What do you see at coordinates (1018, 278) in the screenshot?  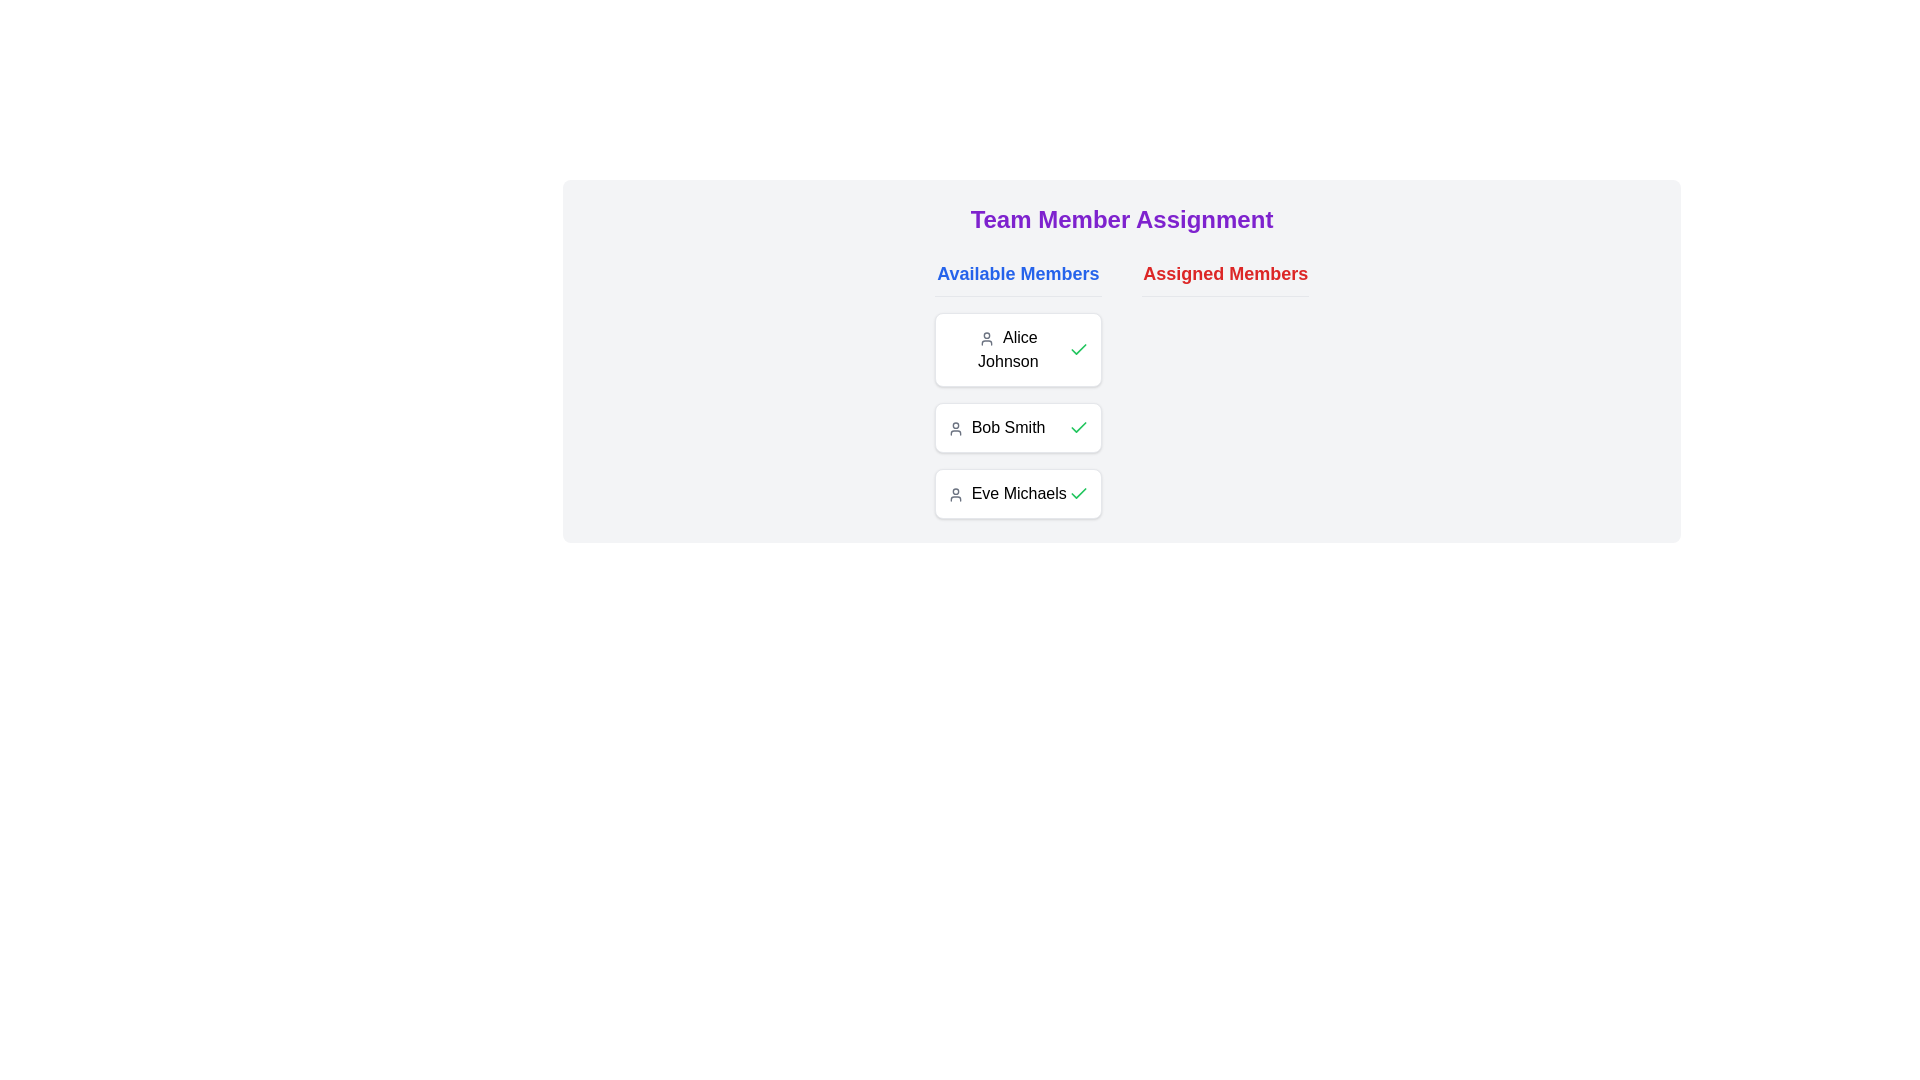 I see `the Text Label that categorizes the section of the interface displaying the available members, located at the top-center of the UI, to the left of the 'Assigned Members' header` at bounding box center [1018, 278].